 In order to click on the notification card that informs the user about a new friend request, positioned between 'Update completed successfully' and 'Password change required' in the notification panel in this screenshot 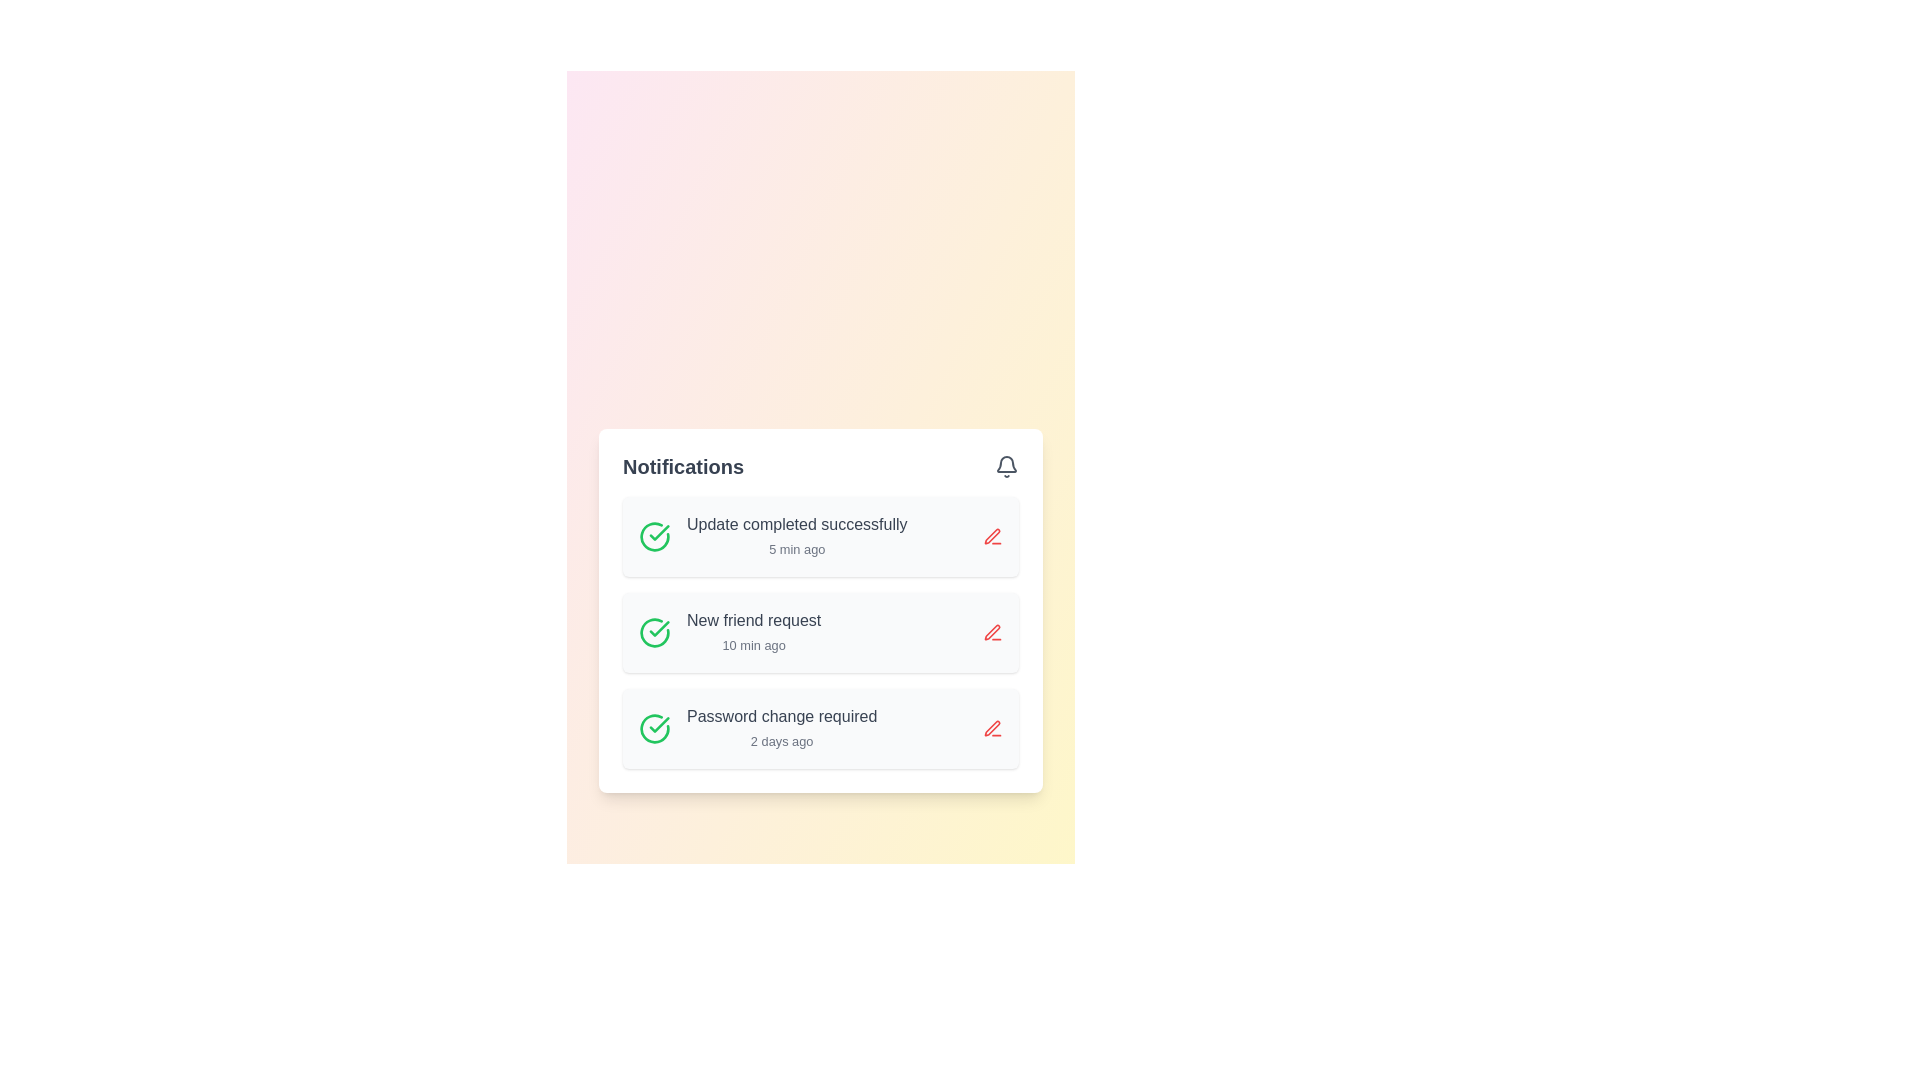, I will do `click(753, 632)`.